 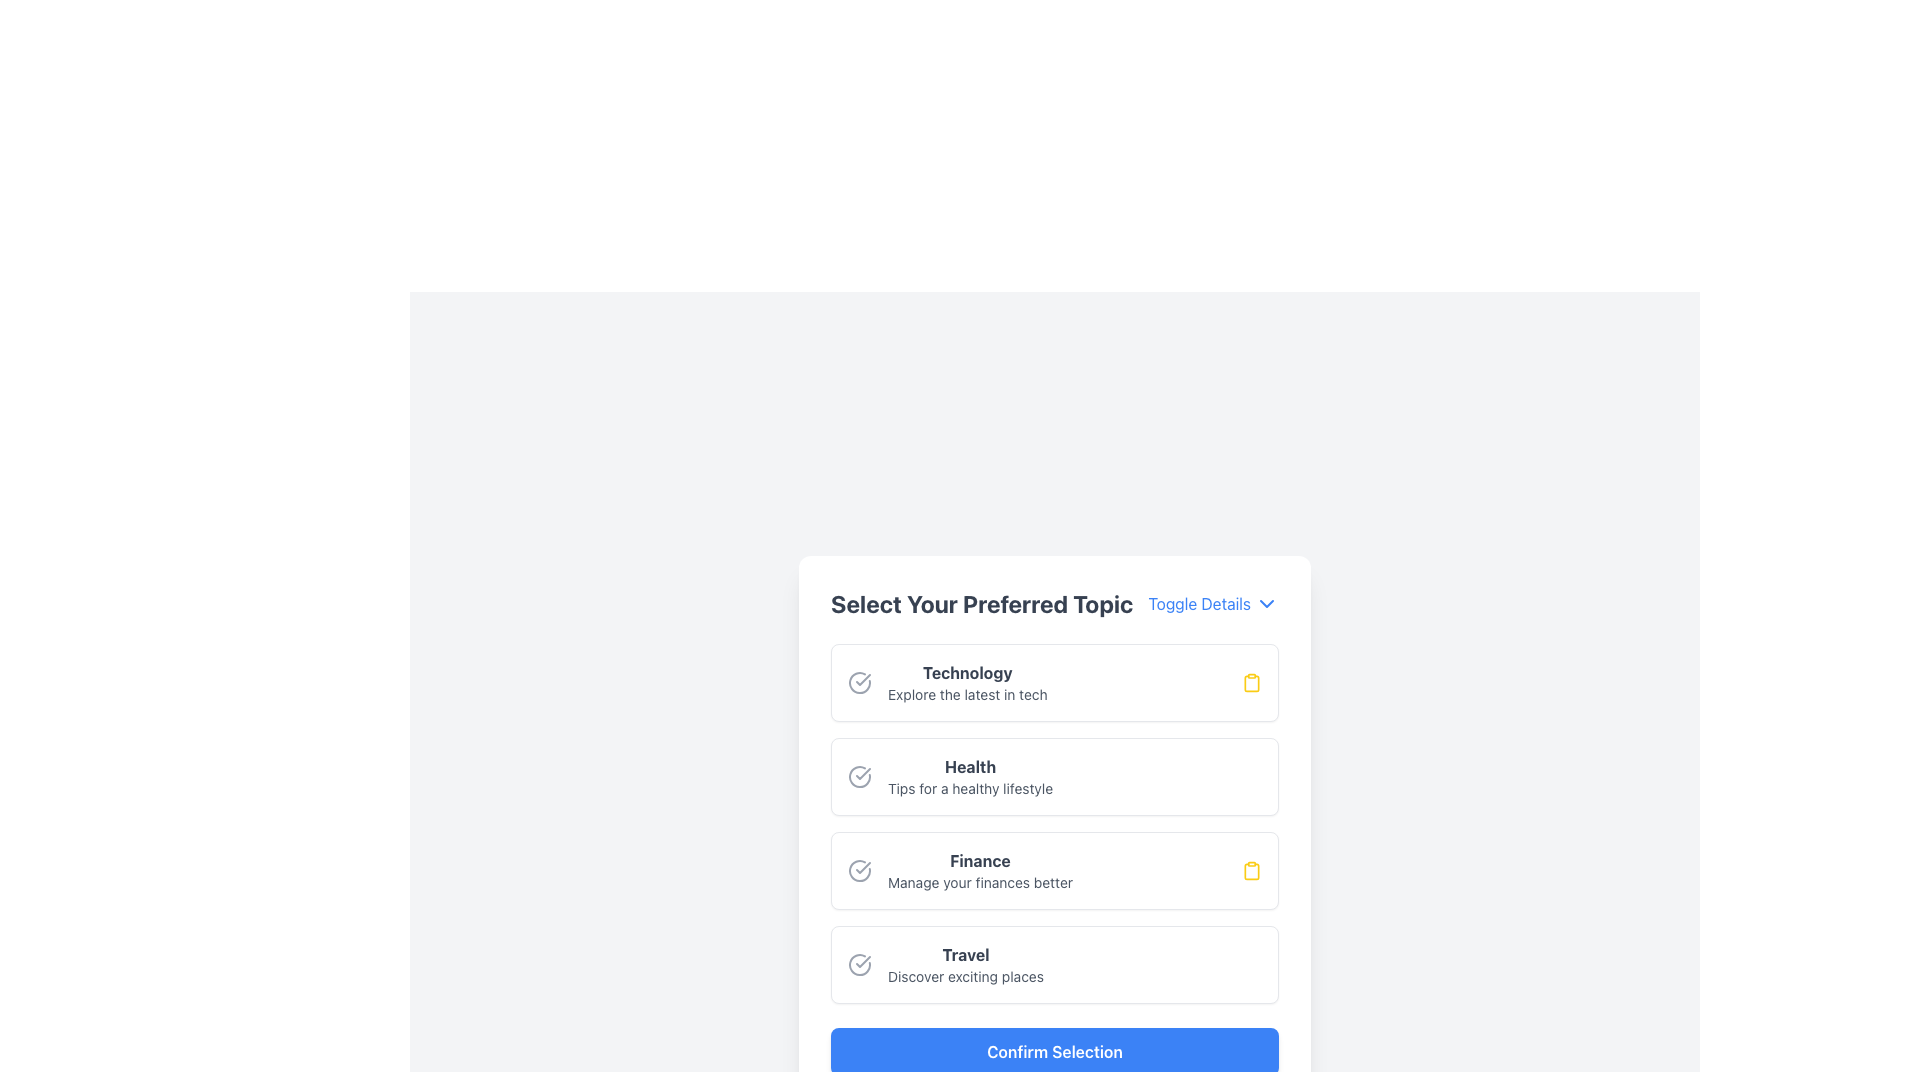 What do you see at coordinates (965, 963) in the screenshot?
I see `the Descriptive Text Component that displays the text 'Travel' and 'Discover exciting places.'` at bounding box center [965, 963].